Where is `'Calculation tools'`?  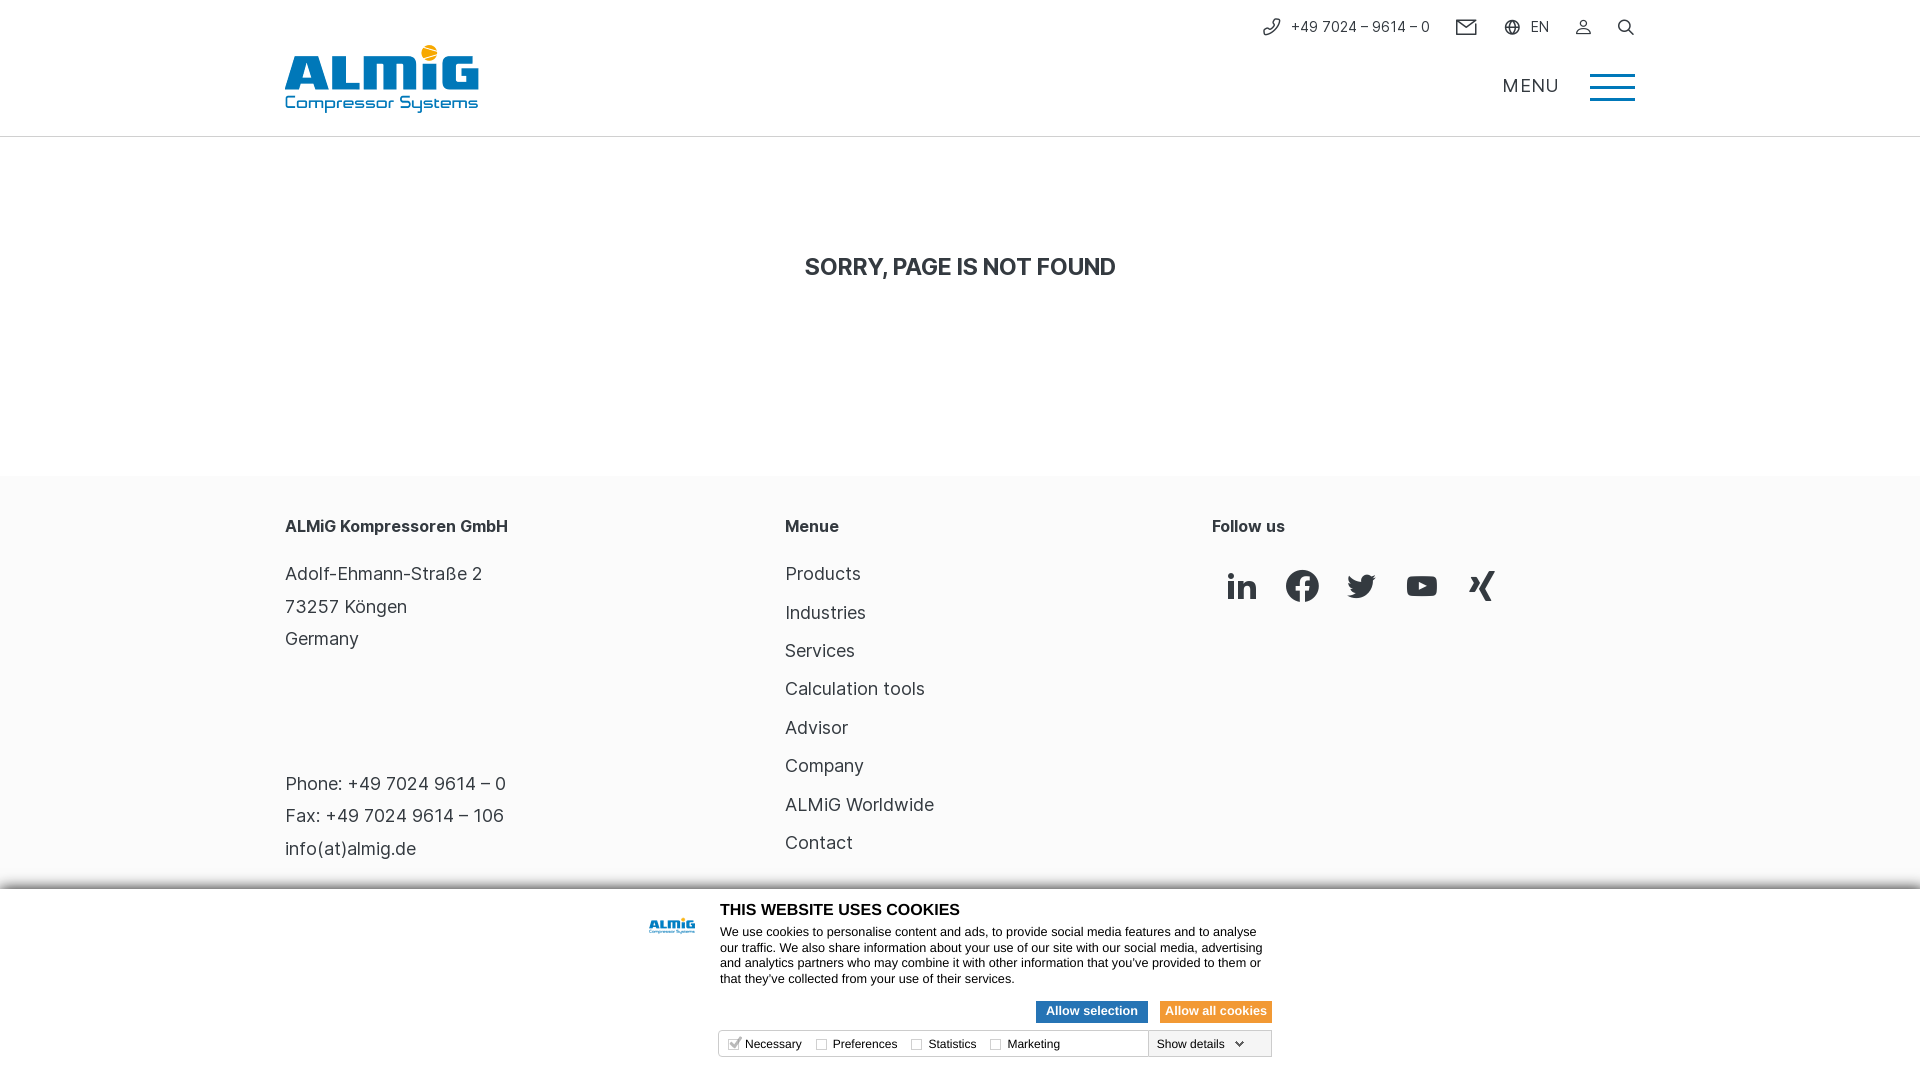
'Calculation tools' is located at coordinates (854, 687).